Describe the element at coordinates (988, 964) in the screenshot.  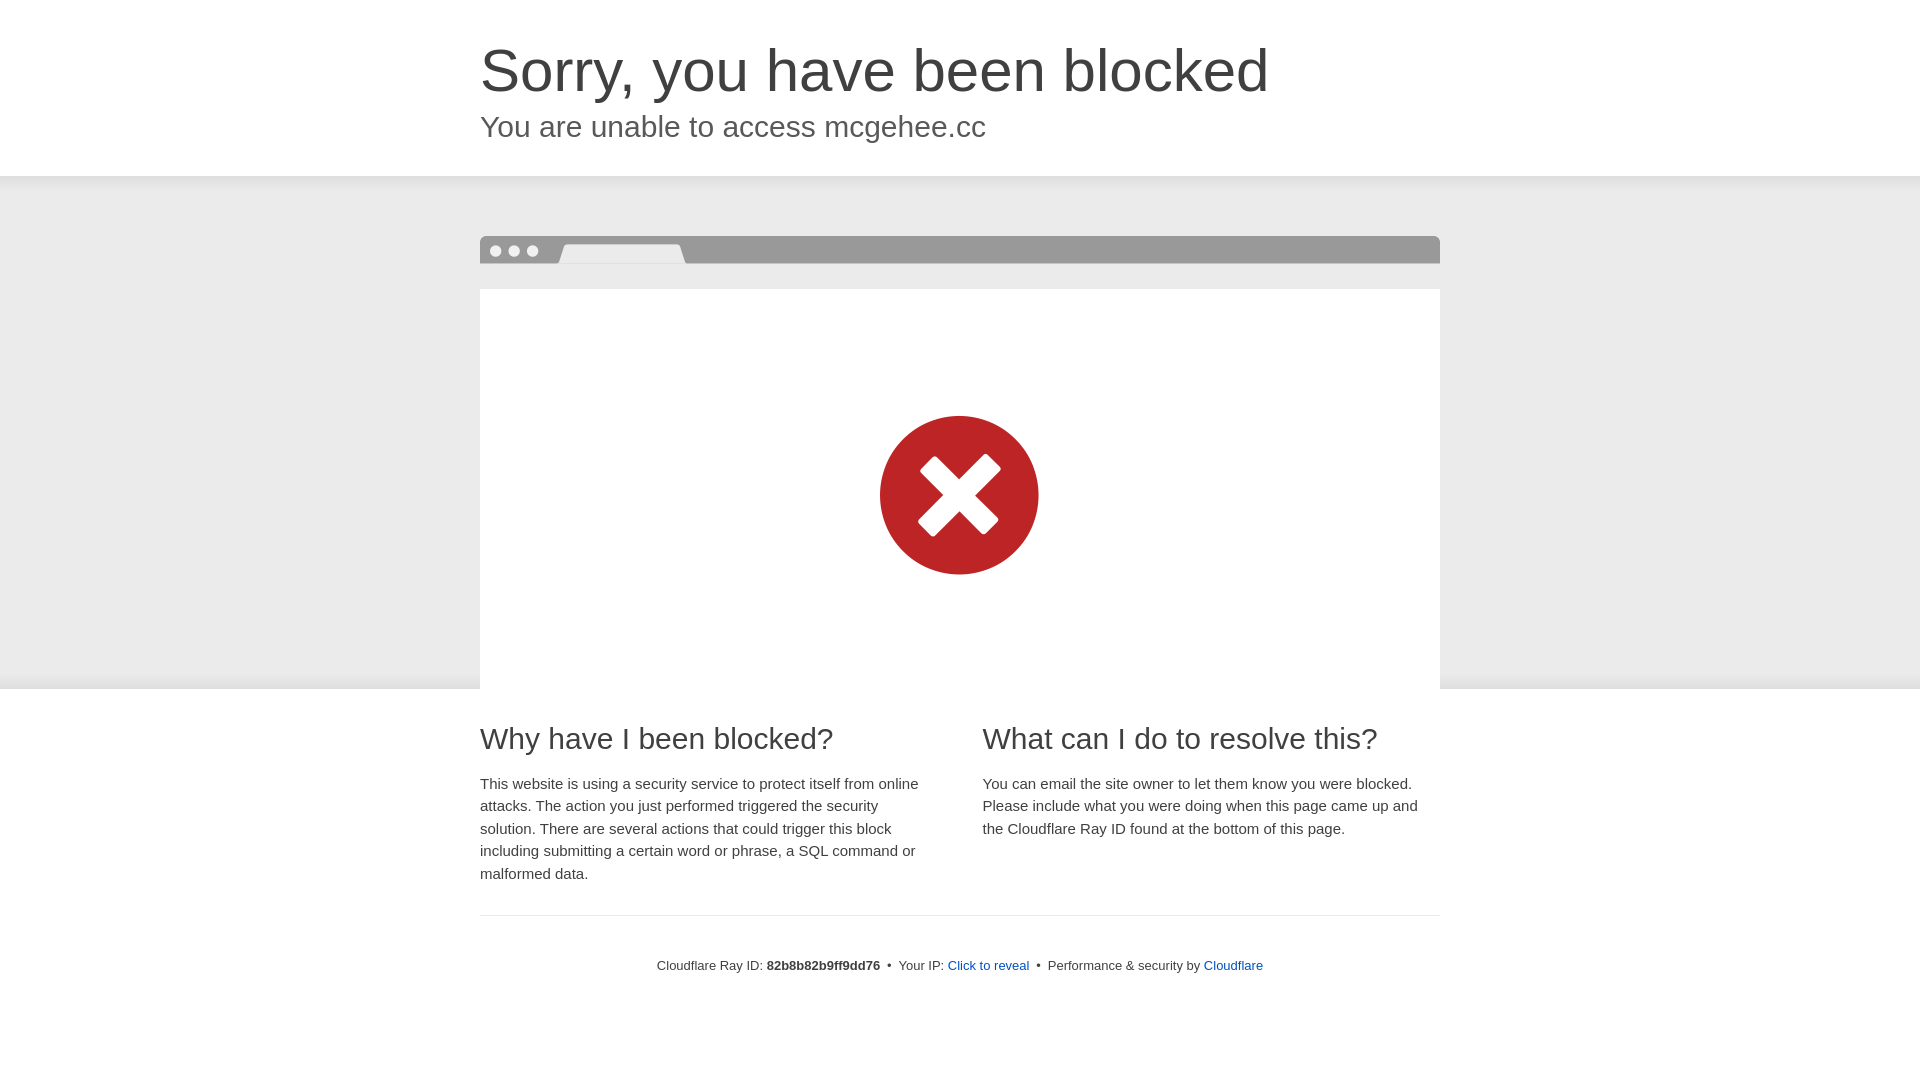
I see `'Click to reveal'` at that location.